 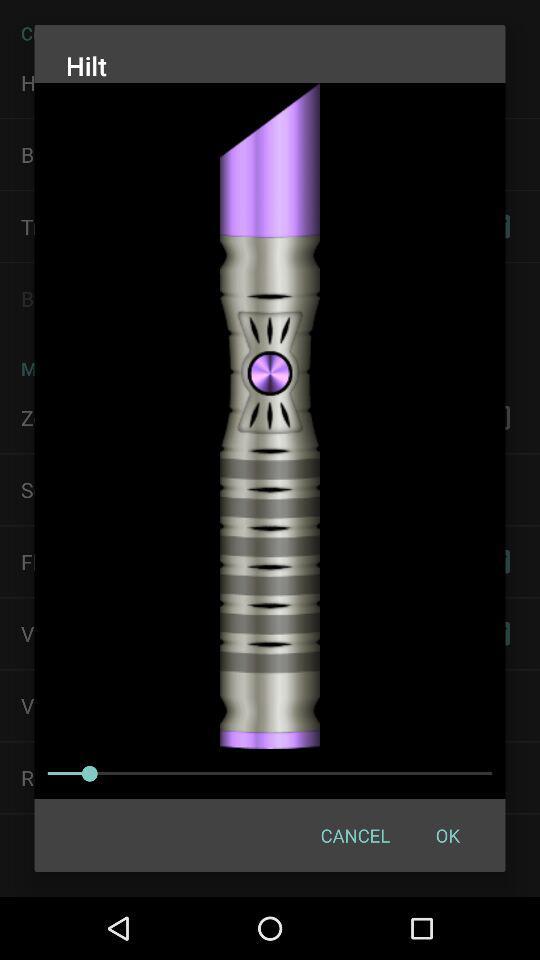 What do you see at coordinates (447, 835) in the screenshot?
I see `button next to cancel icon` at bounding box center [447, 835].